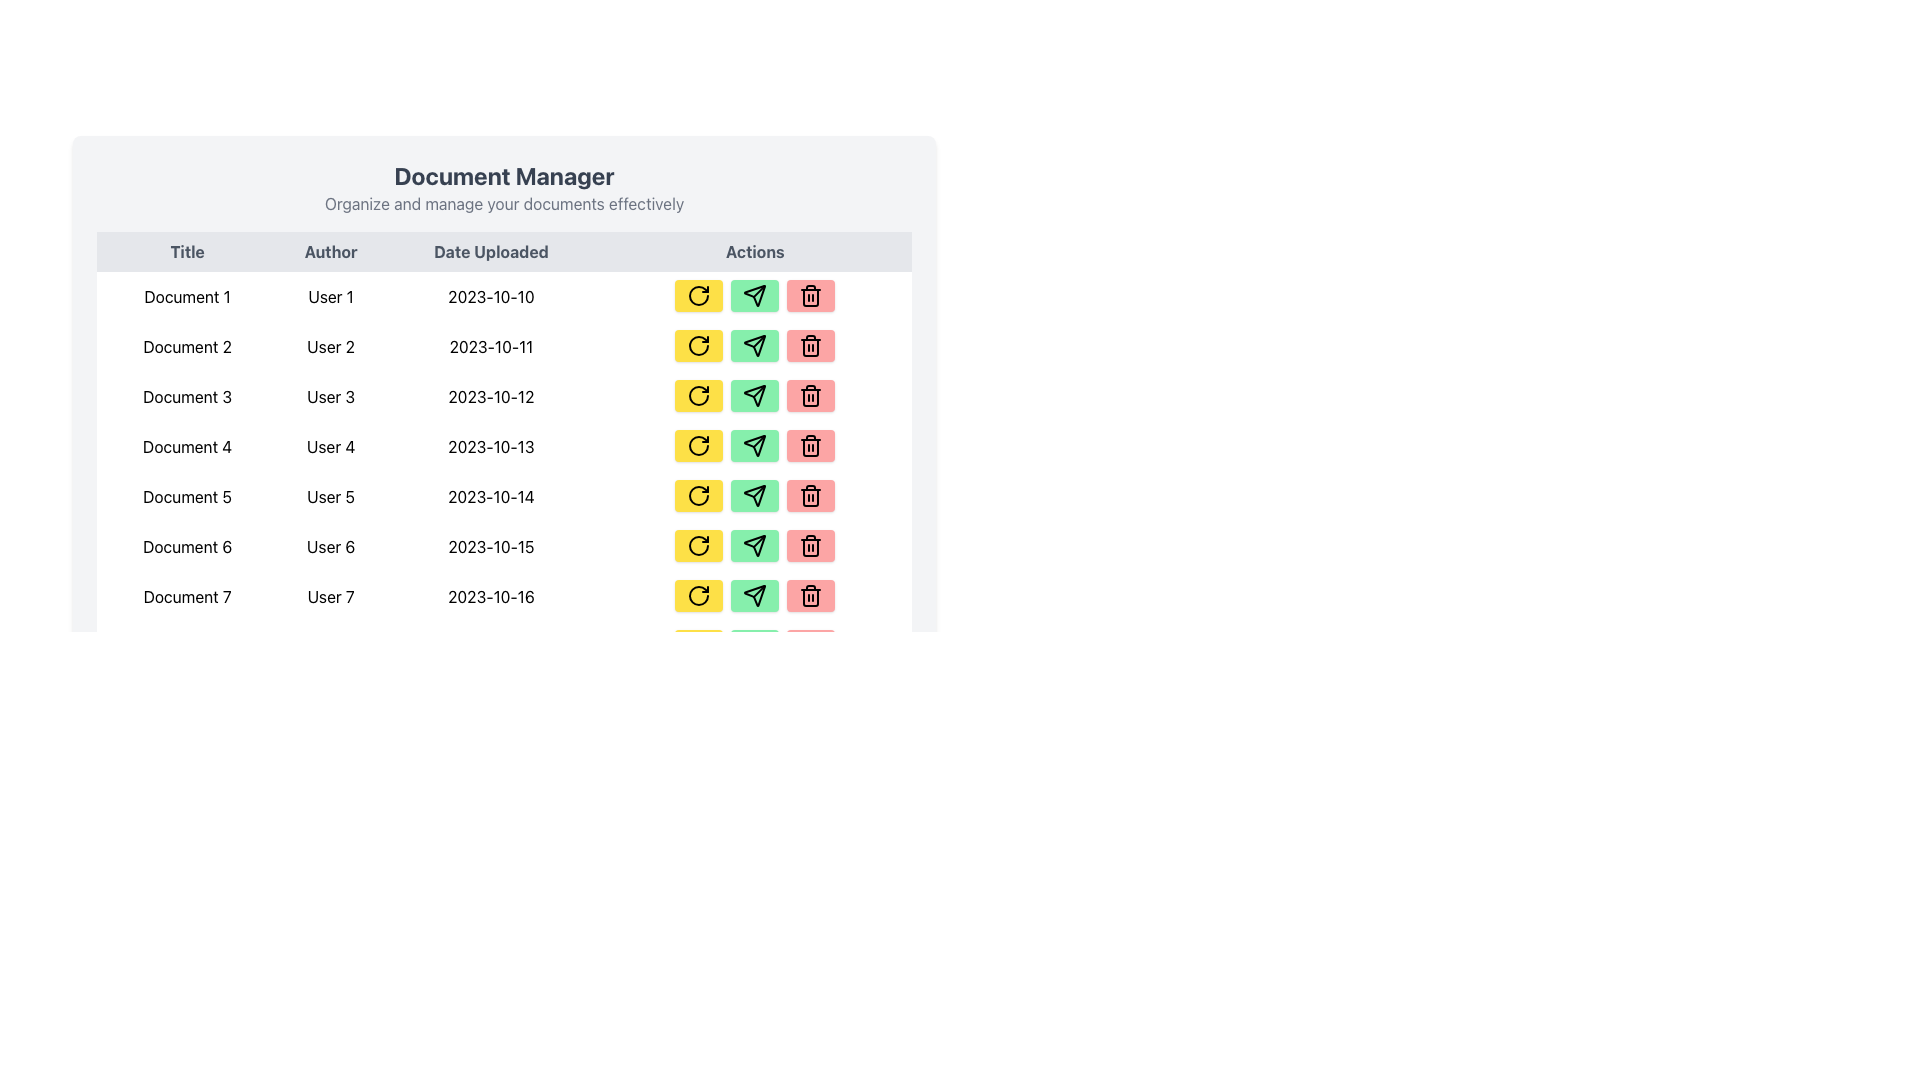  I want to click on the circular arrow icon with a yellow background located in the third row of the 'Actions' column of the table, representing a 'rotate' or 'refresh' action, so click(699, 396).